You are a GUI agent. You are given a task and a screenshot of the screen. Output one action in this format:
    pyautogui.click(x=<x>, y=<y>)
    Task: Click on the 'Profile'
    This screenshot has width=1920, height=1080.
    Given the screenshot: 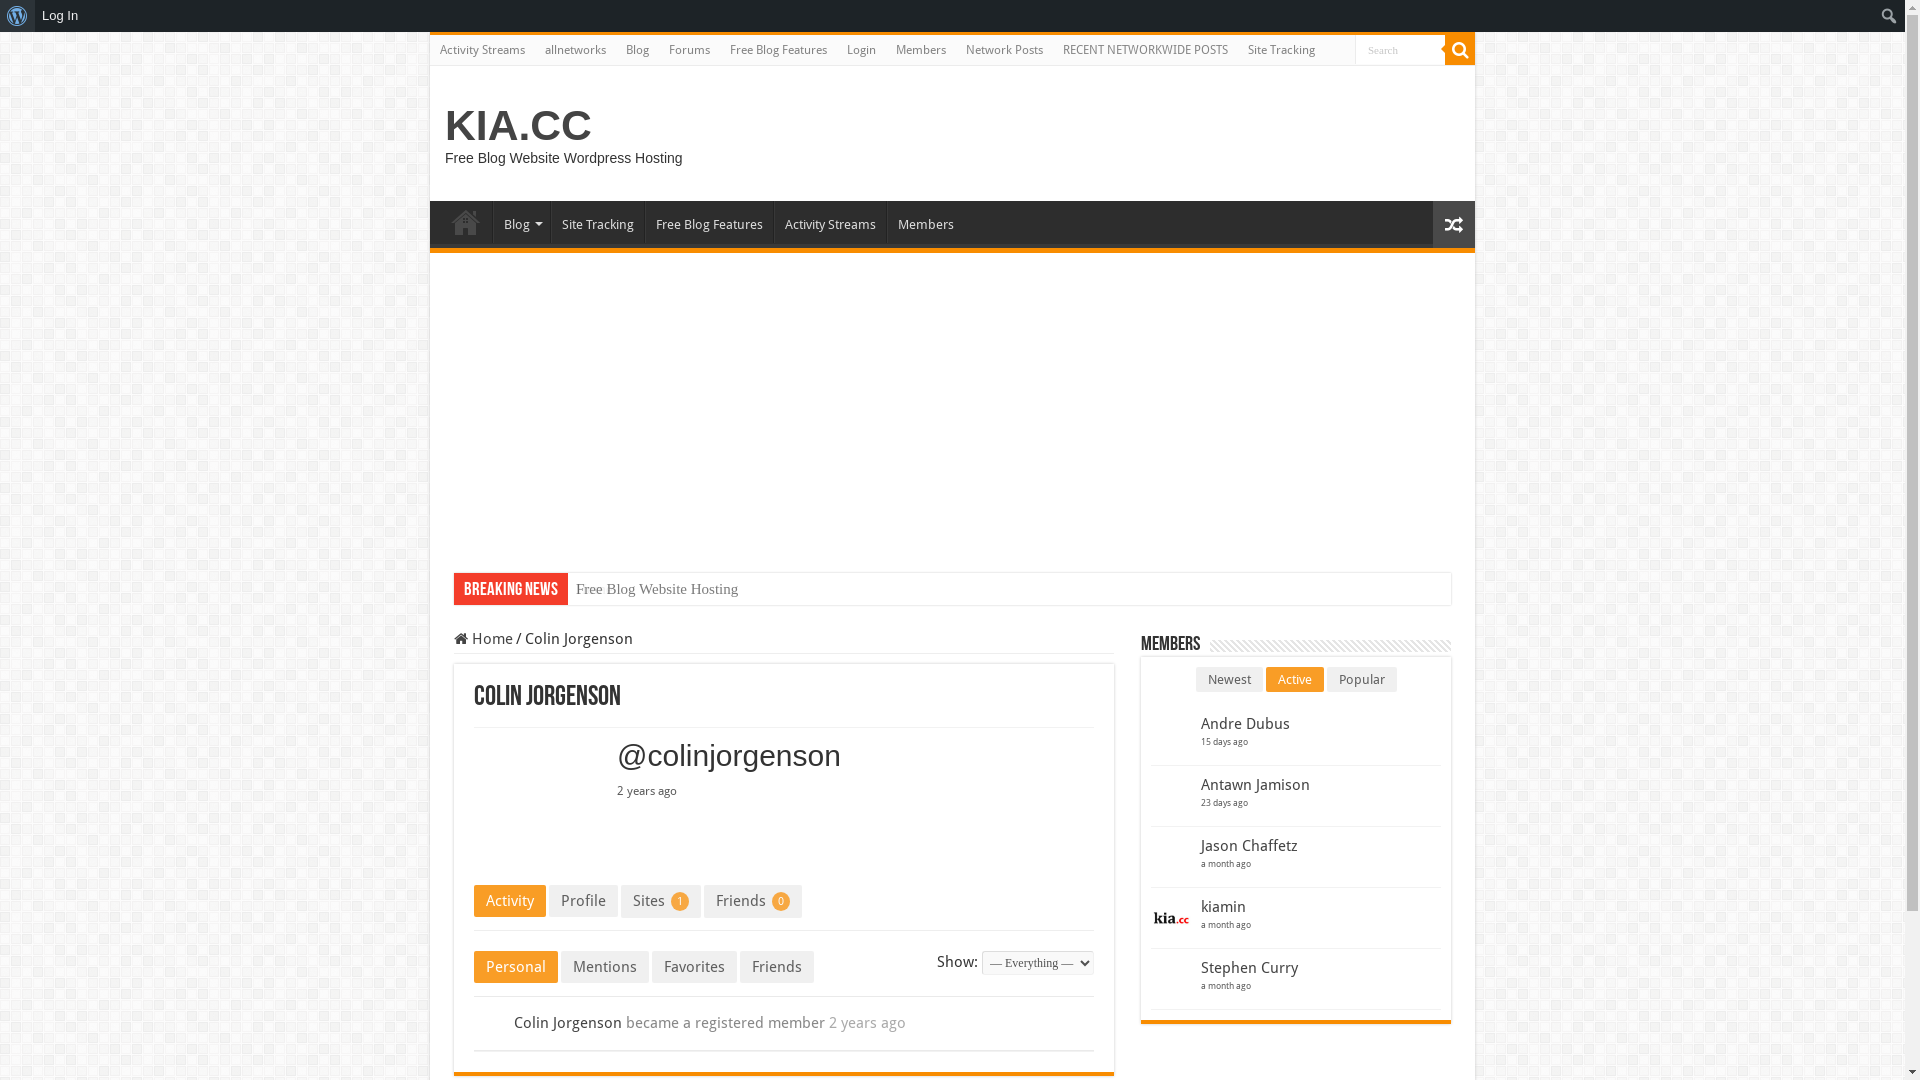 What is the action you would take?
    pyautogui.click(x=582, y=901)
    